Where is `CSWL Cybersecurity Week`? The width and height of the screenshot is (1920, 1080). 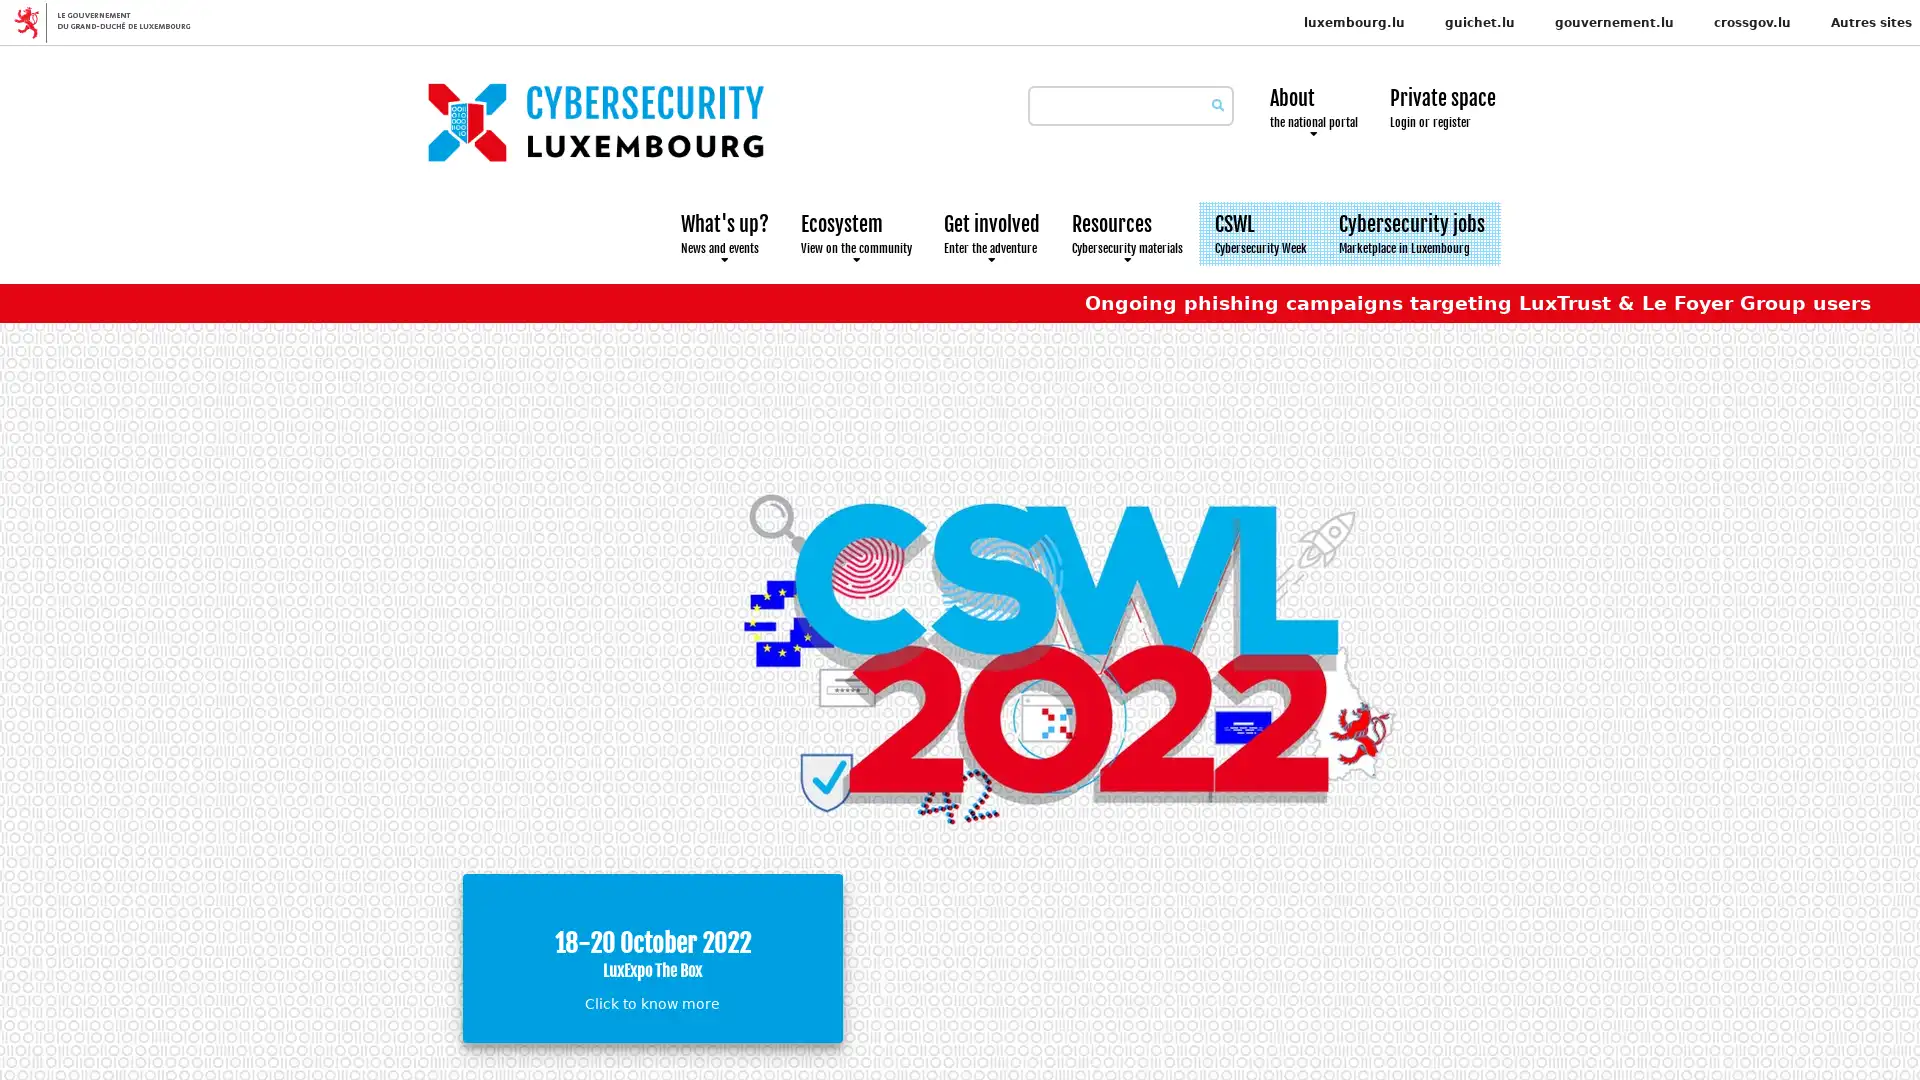
CSWL Cybersecurity Week is located at coordinates (1260, 233).